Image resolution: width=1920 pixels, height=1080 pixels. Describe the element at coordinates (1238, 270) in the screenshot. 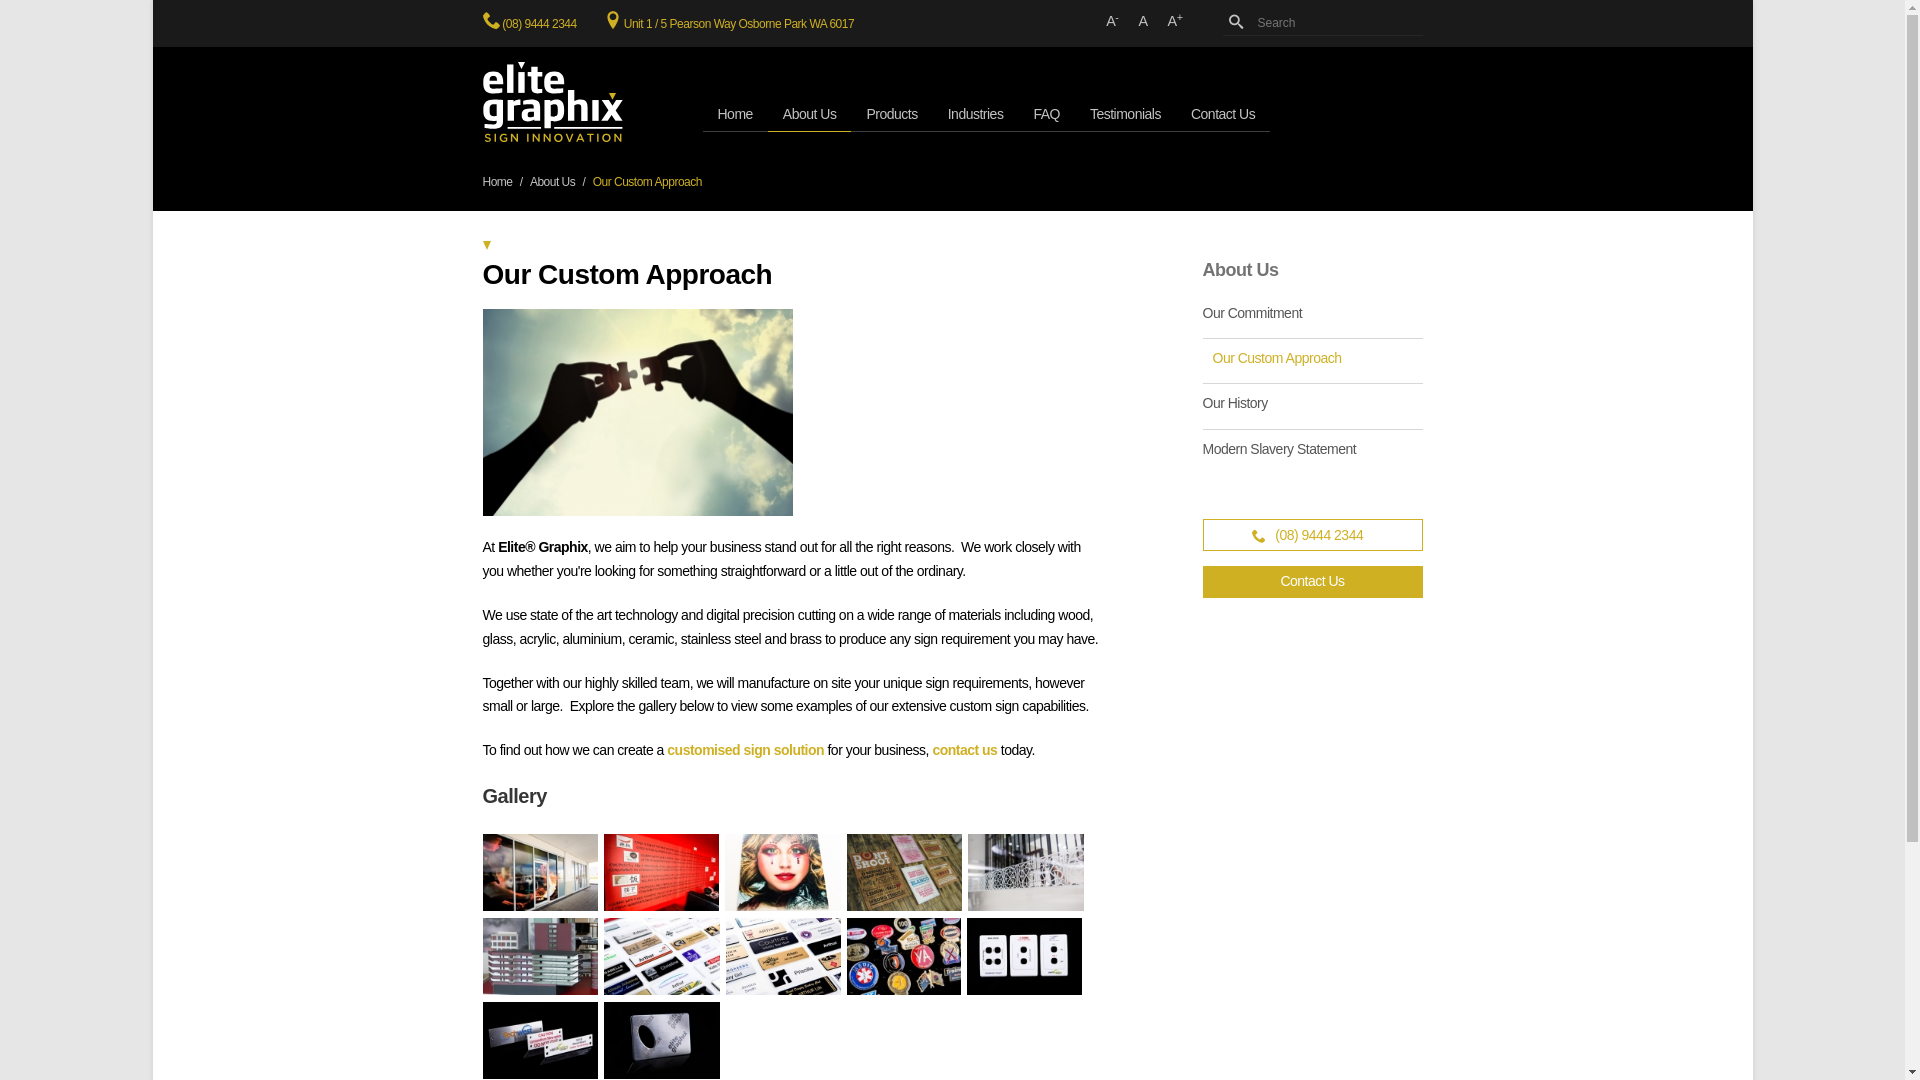

I see `'About Us'` at that location.